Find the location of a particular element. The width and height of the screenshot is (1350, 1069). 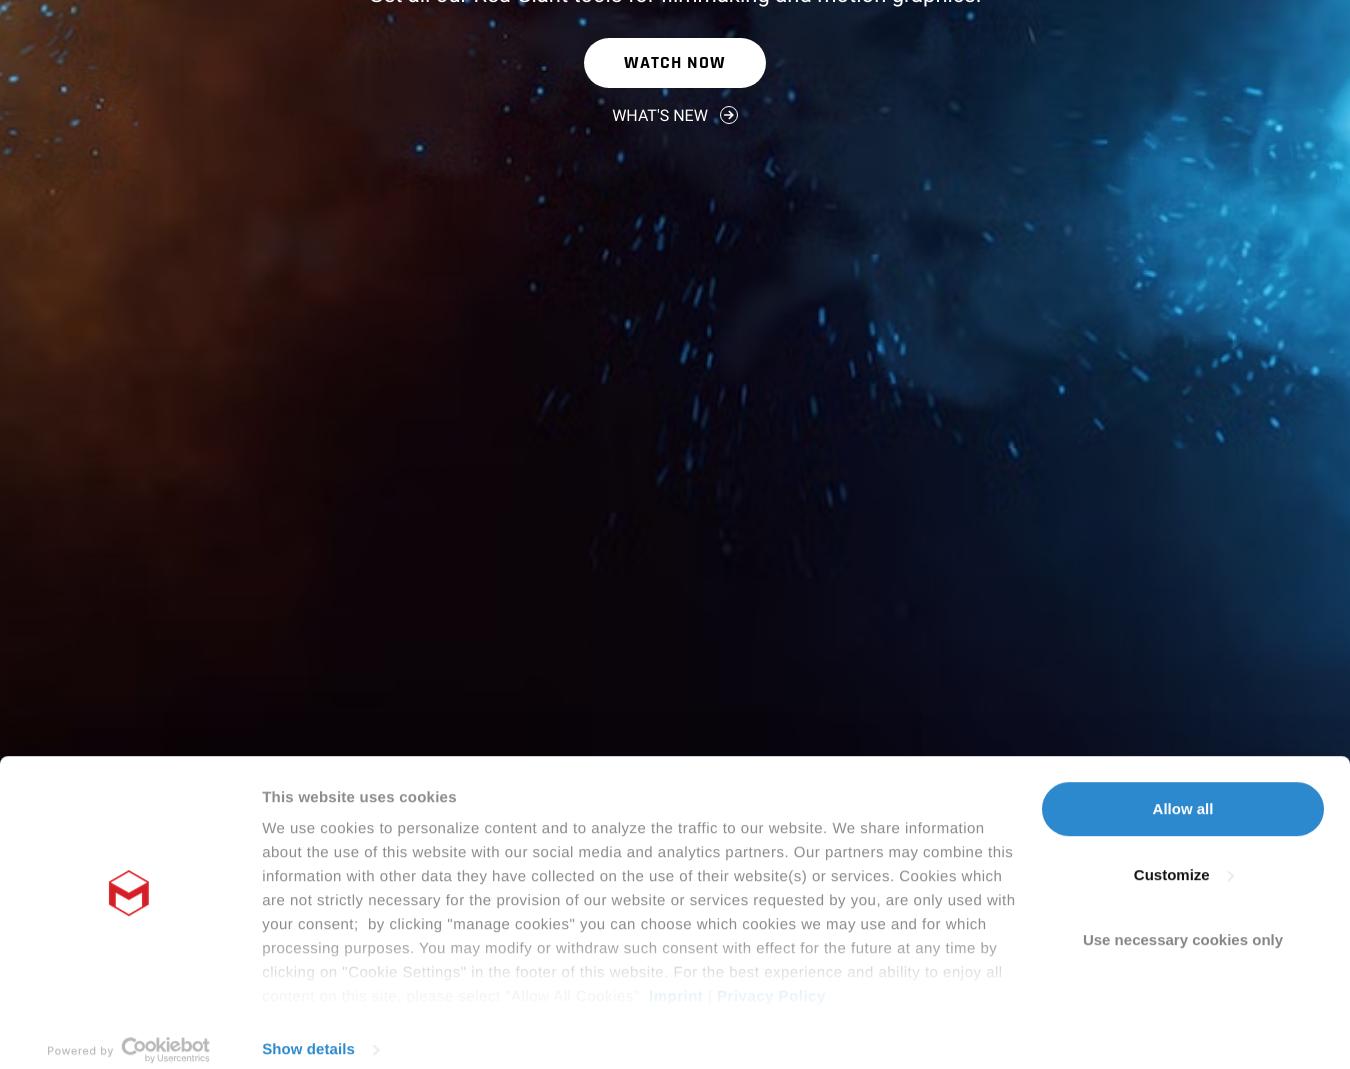

'What's New' is located at coordinates (659, 114).